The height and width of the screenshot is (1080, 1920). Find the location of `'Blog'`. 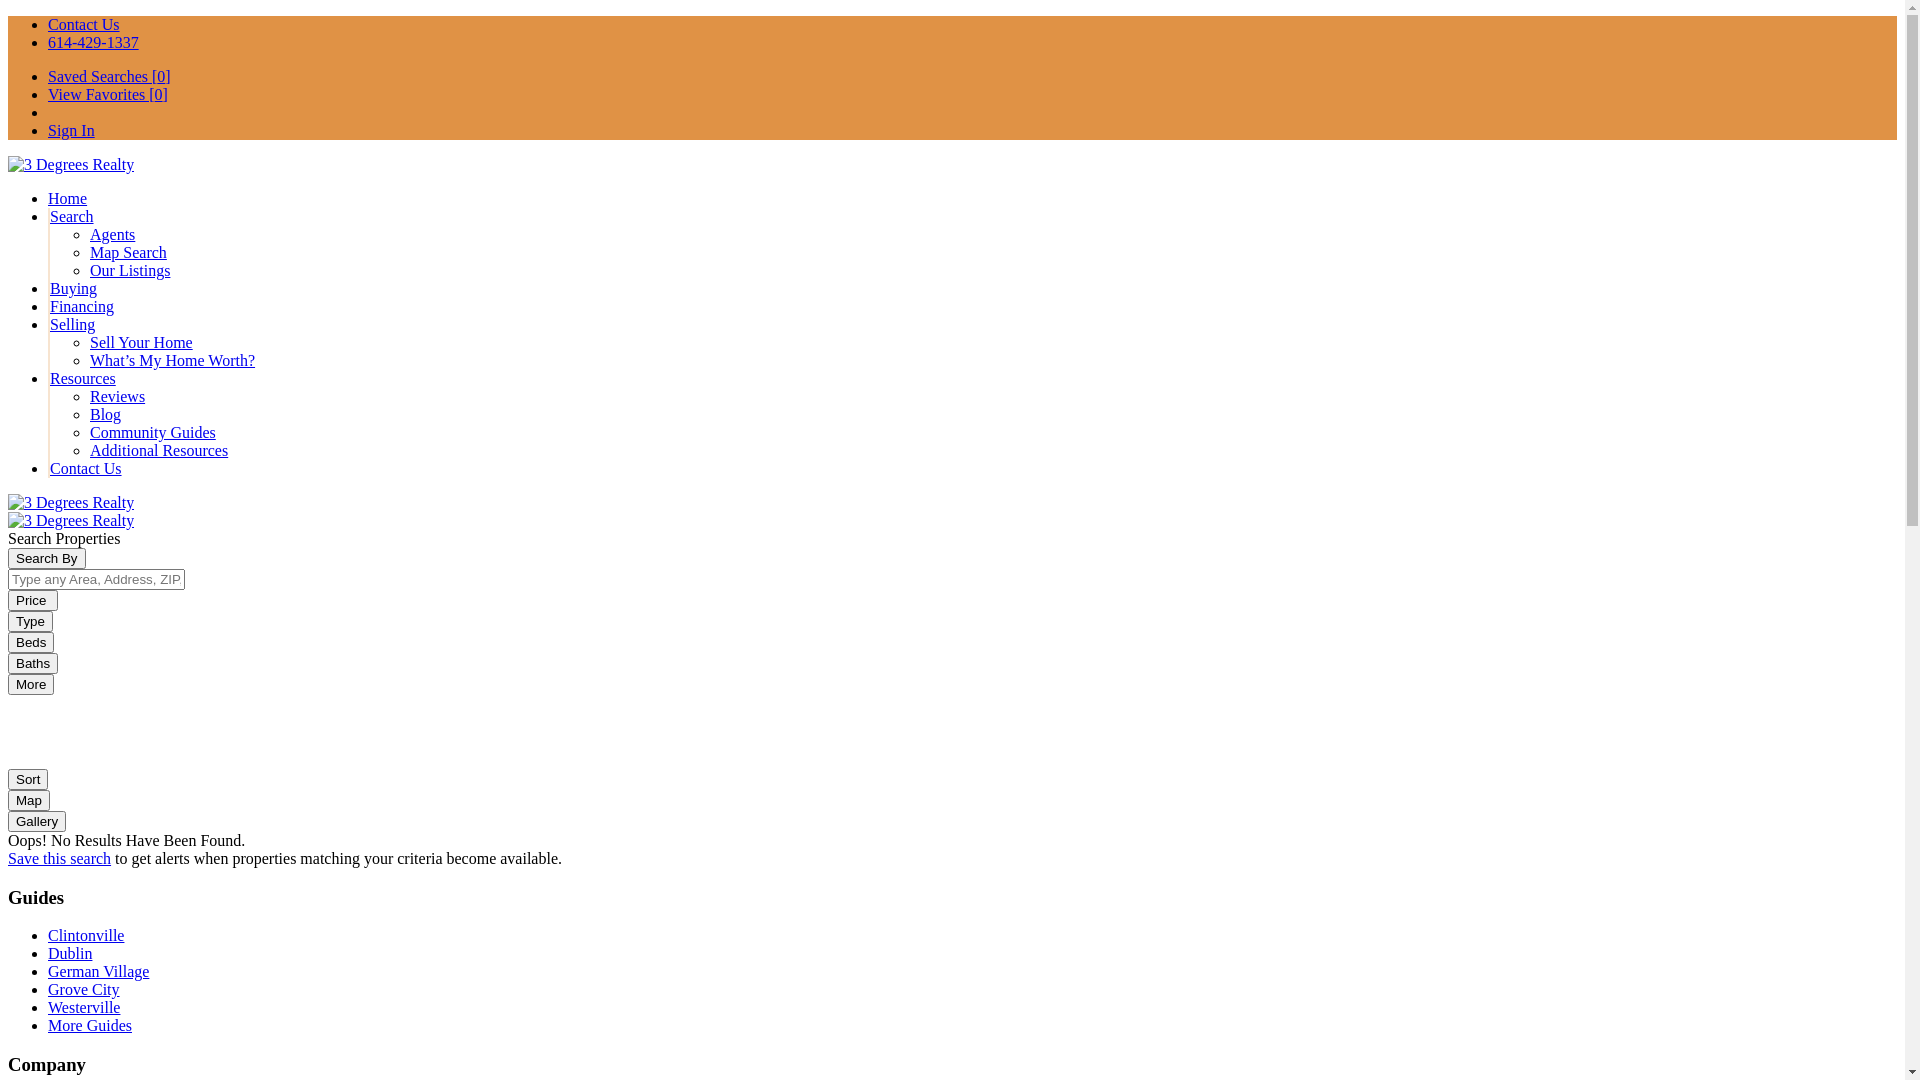

'Blog' is located at coordinates (104, 413).